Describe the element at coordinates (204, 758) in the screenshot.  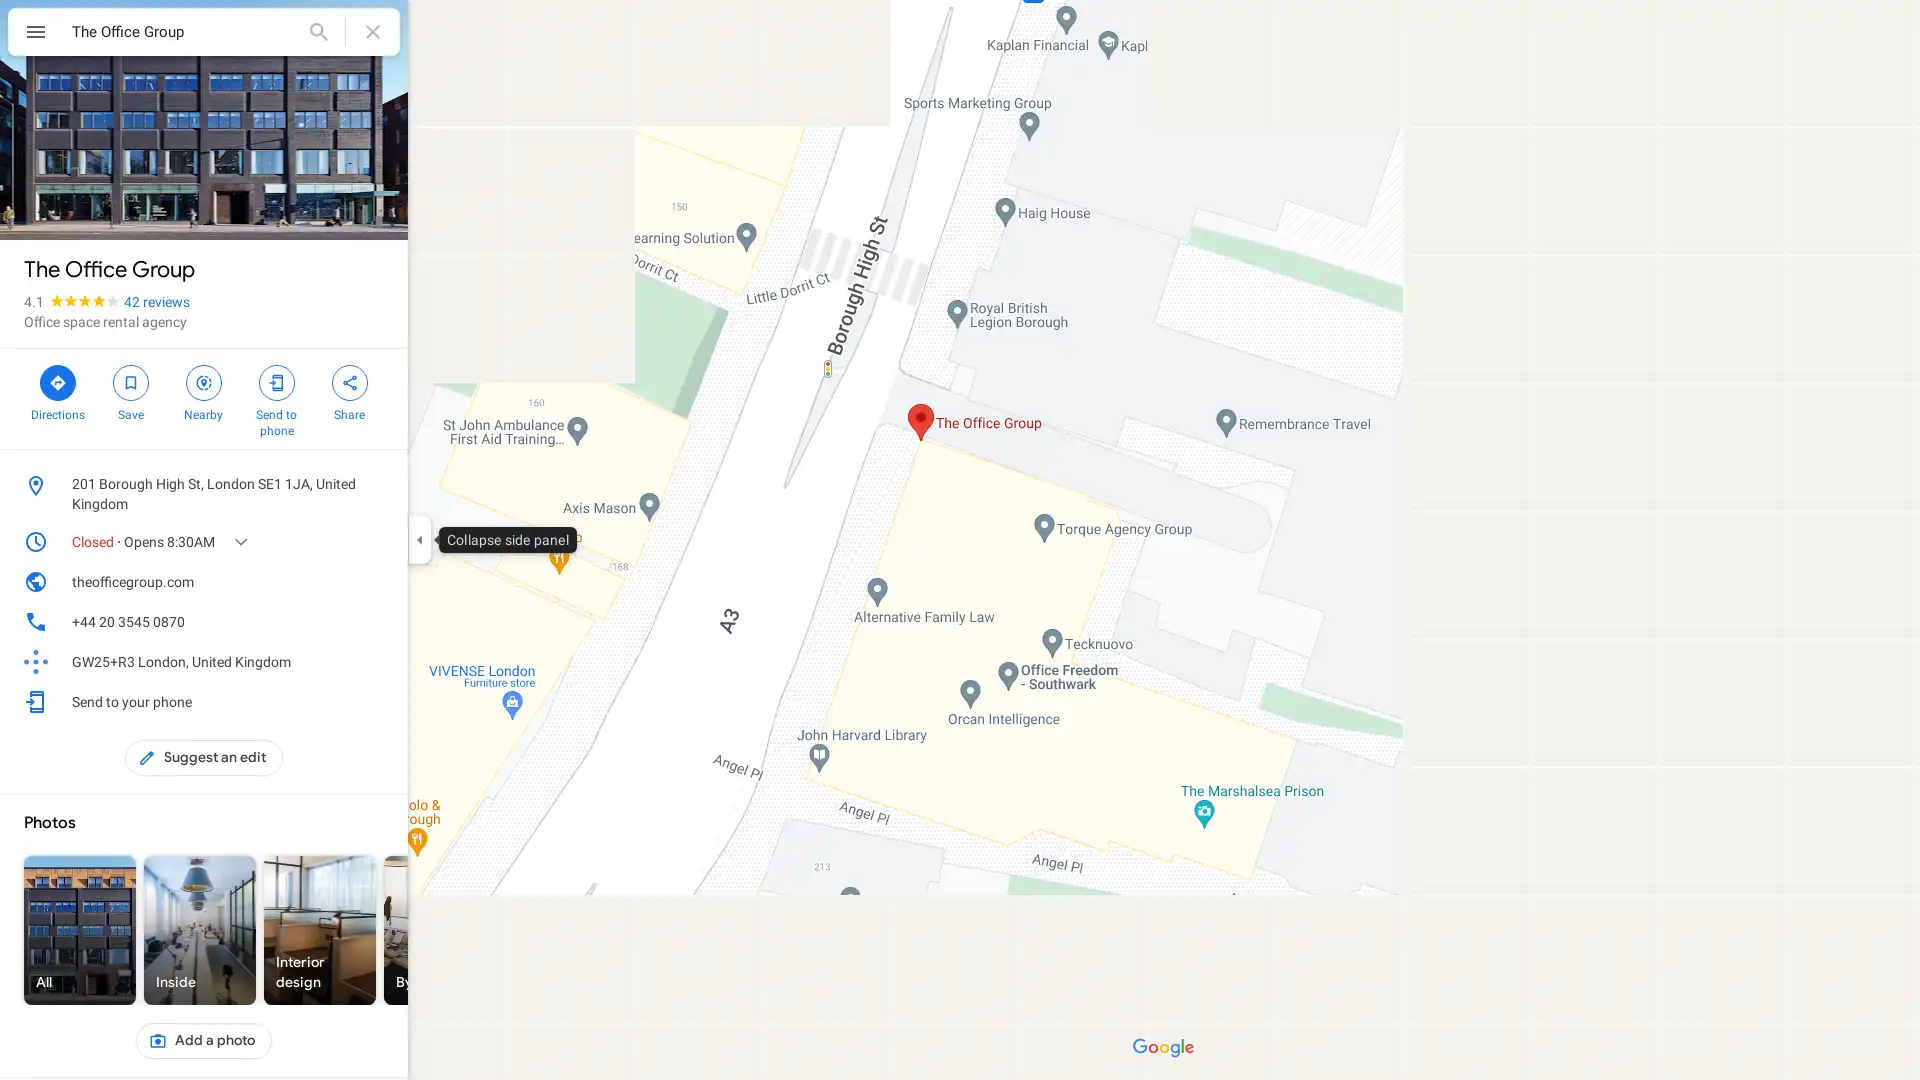
I see `Suggest an edit` at that location.